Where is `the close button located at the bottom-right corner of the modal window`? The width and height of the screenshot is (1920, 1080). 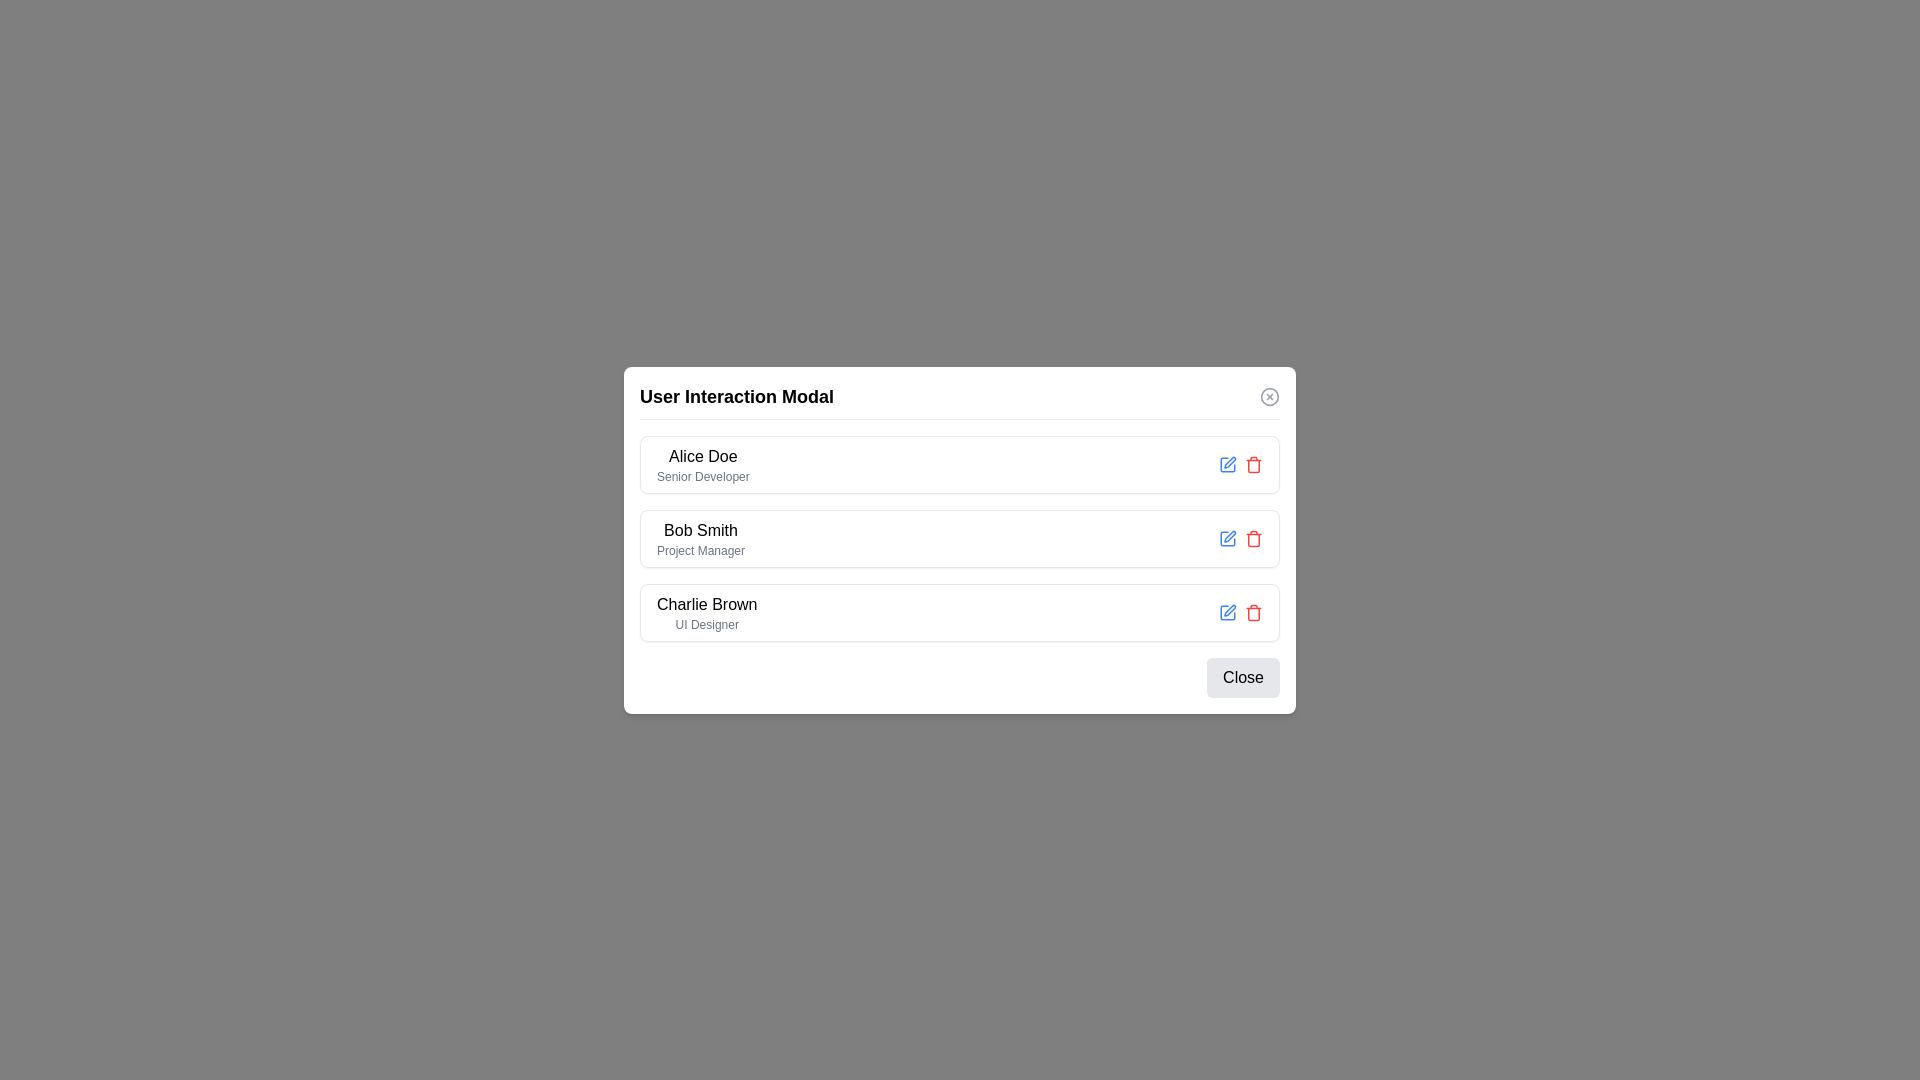 the close button located at the bottom-right corner of the modal window is located at coordinates (960, 676).